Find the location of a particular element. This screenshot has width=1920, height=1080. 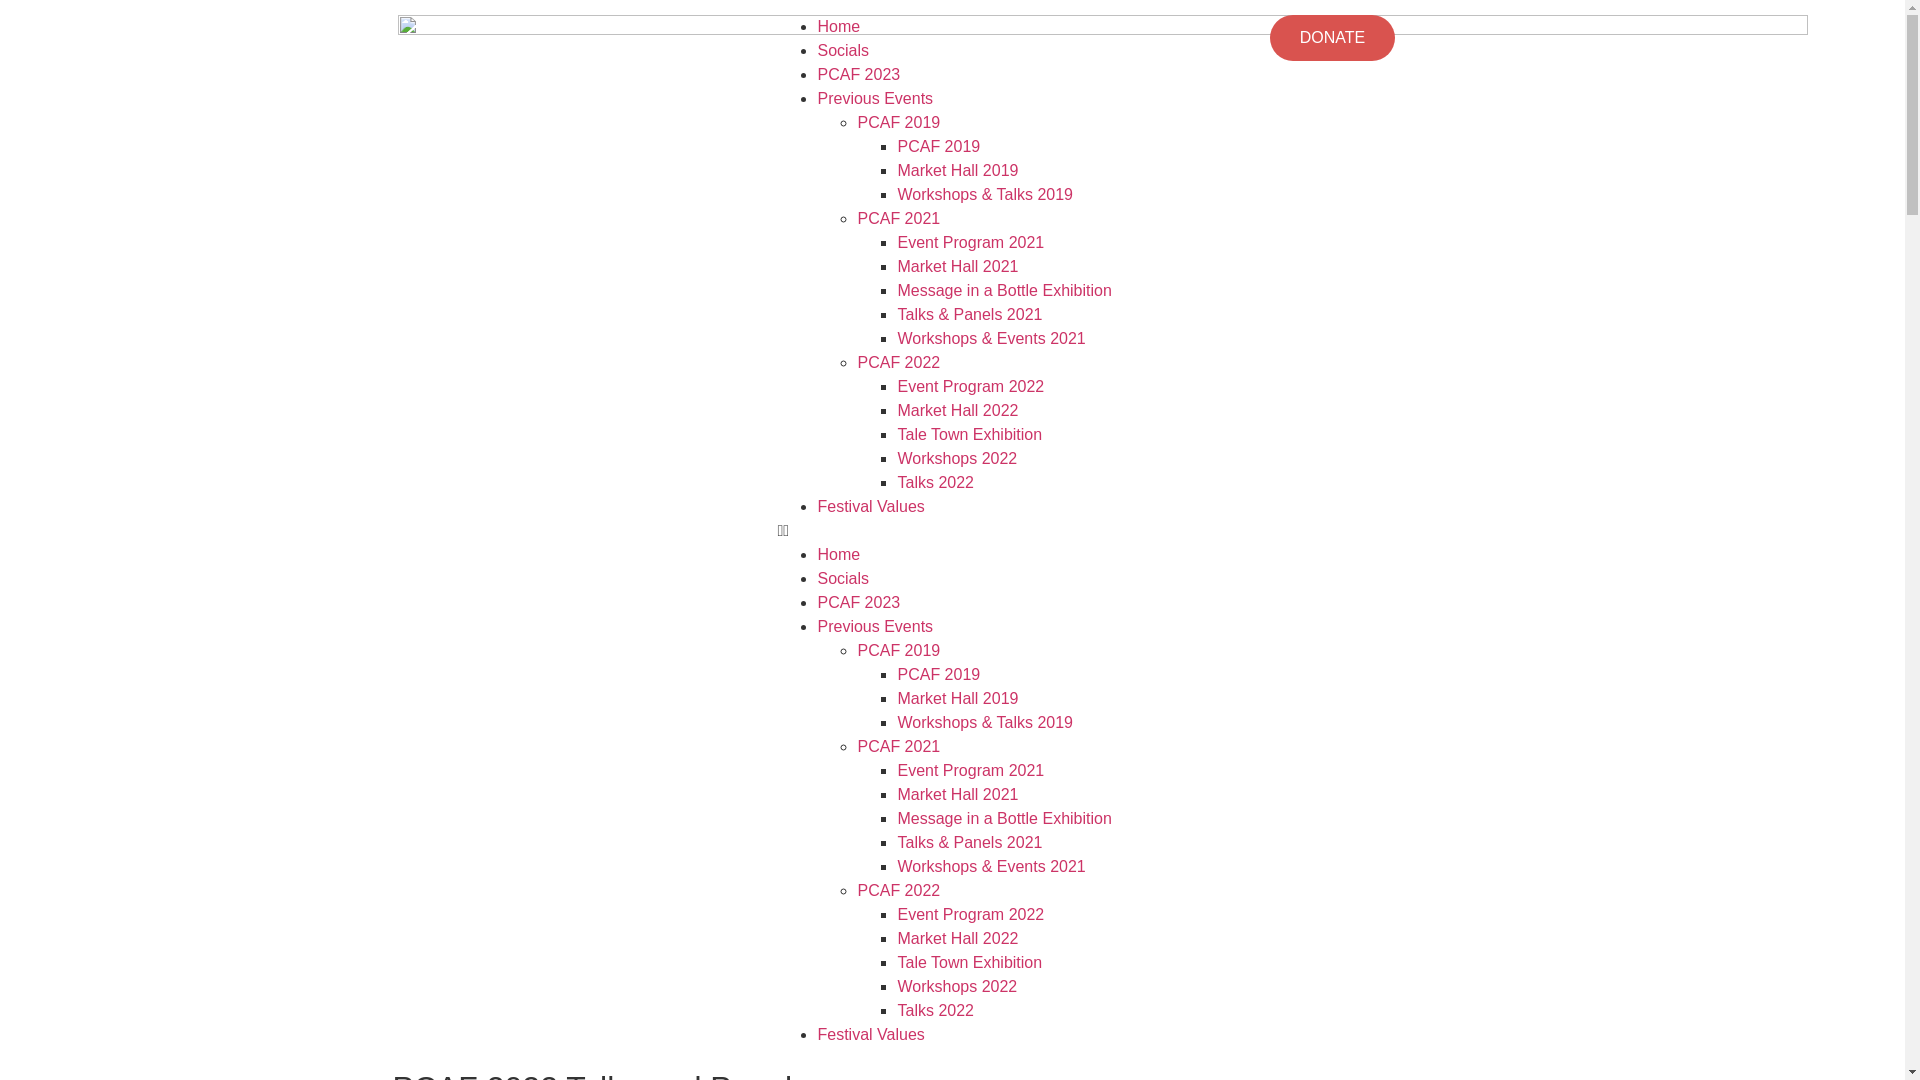

'Socials' is located at coordinates (843, 578).